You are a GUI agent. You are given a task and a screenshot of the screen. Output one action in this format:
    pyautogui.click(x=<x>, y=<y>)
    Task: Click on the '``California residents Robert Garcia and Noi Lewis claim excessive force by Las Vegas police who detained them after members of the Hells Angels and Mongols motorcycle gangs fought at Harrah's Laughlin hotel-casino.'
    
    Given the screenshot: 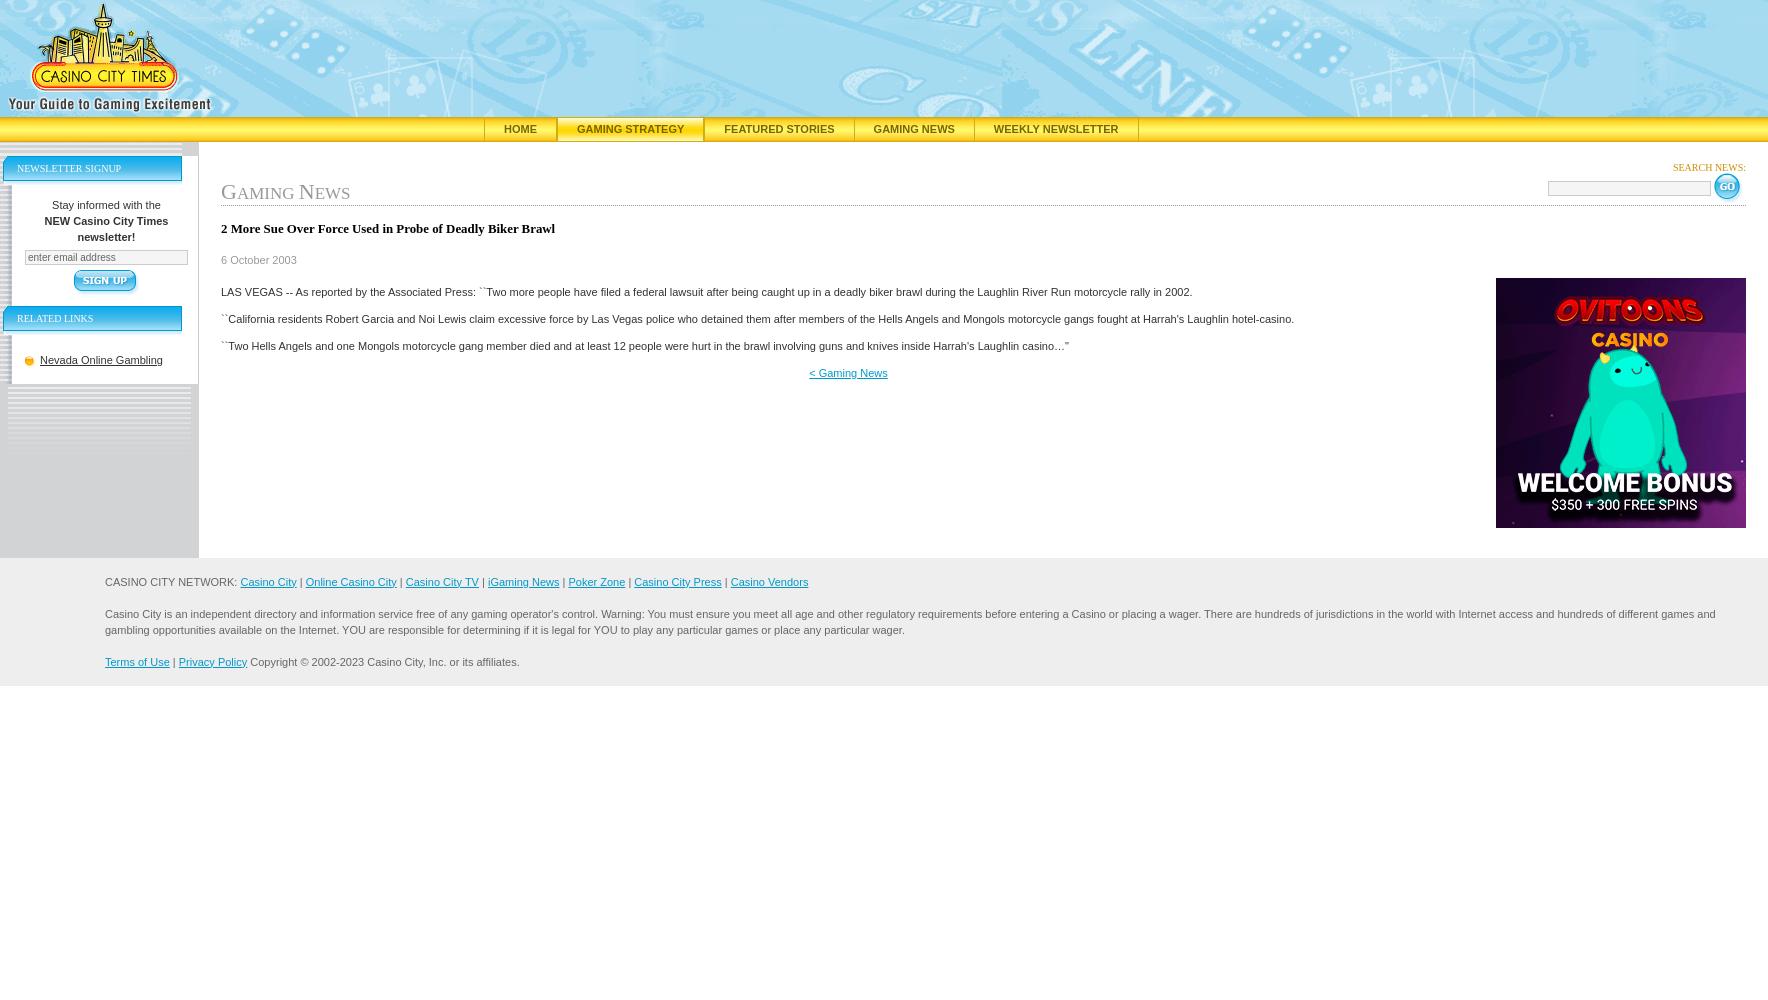 What is the action you would take?
    pyautogui.click(x=757, y=317)
    